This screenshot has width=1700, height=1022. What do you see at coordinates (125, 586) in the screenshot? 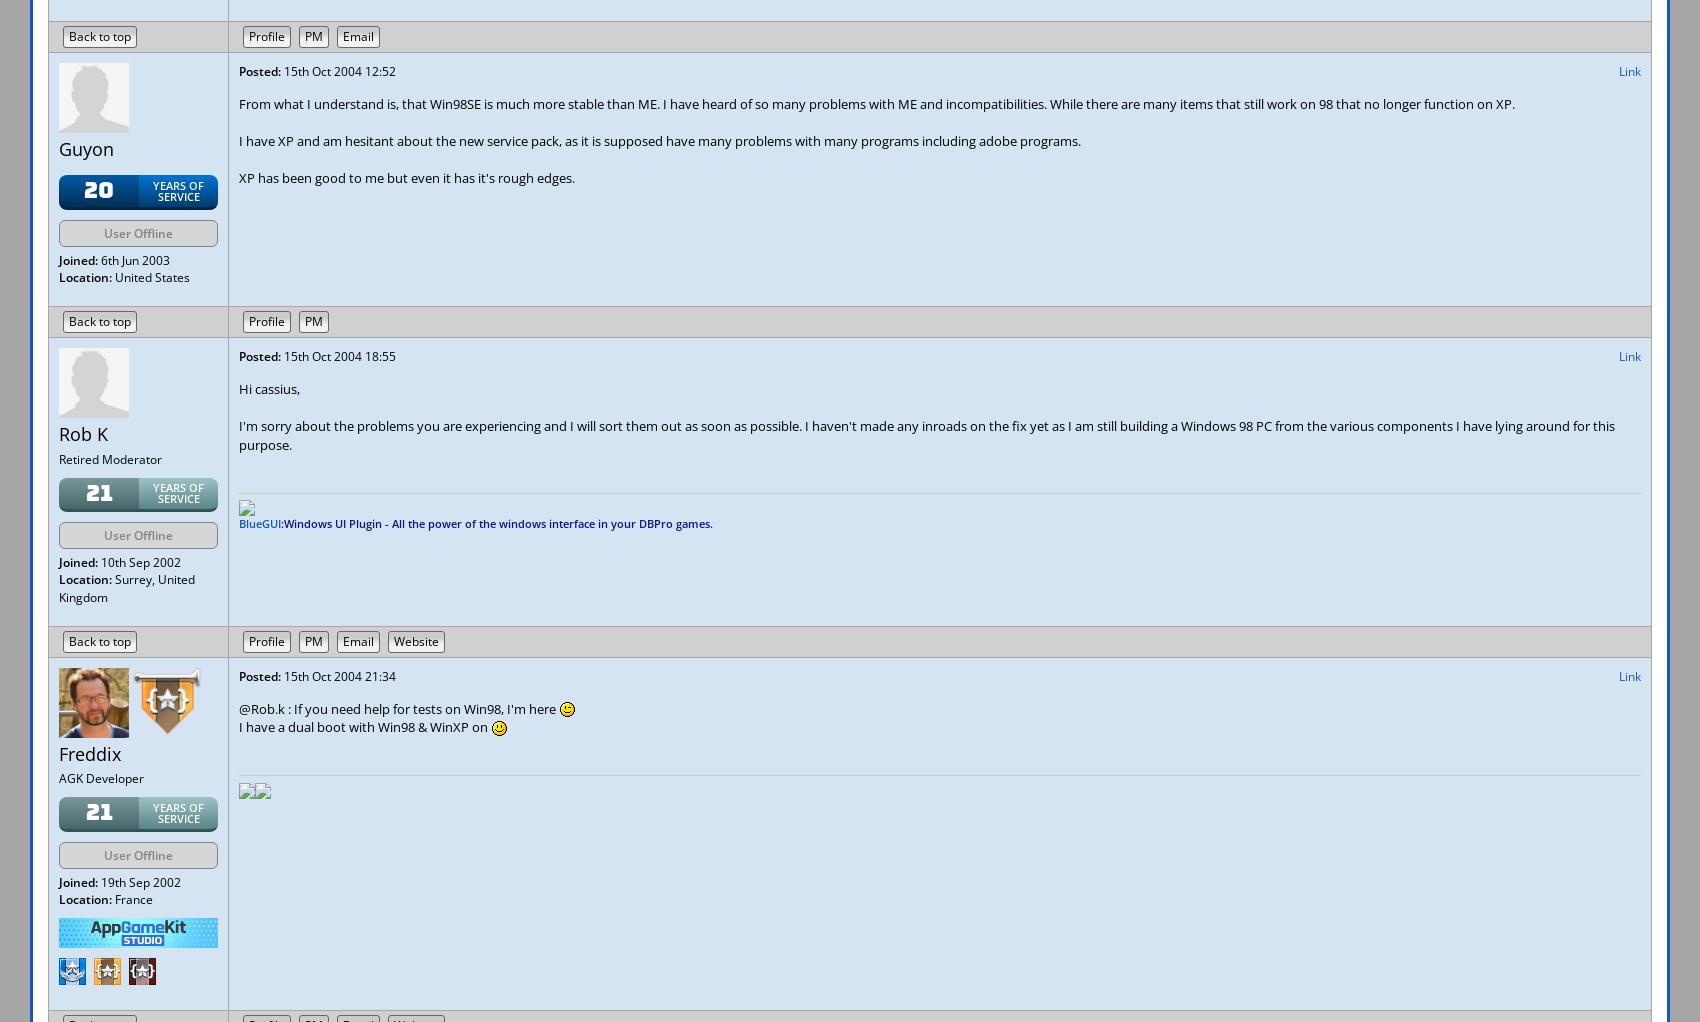
I see `'Surrey, United Kingdom'` at bounding box center [125, 586].